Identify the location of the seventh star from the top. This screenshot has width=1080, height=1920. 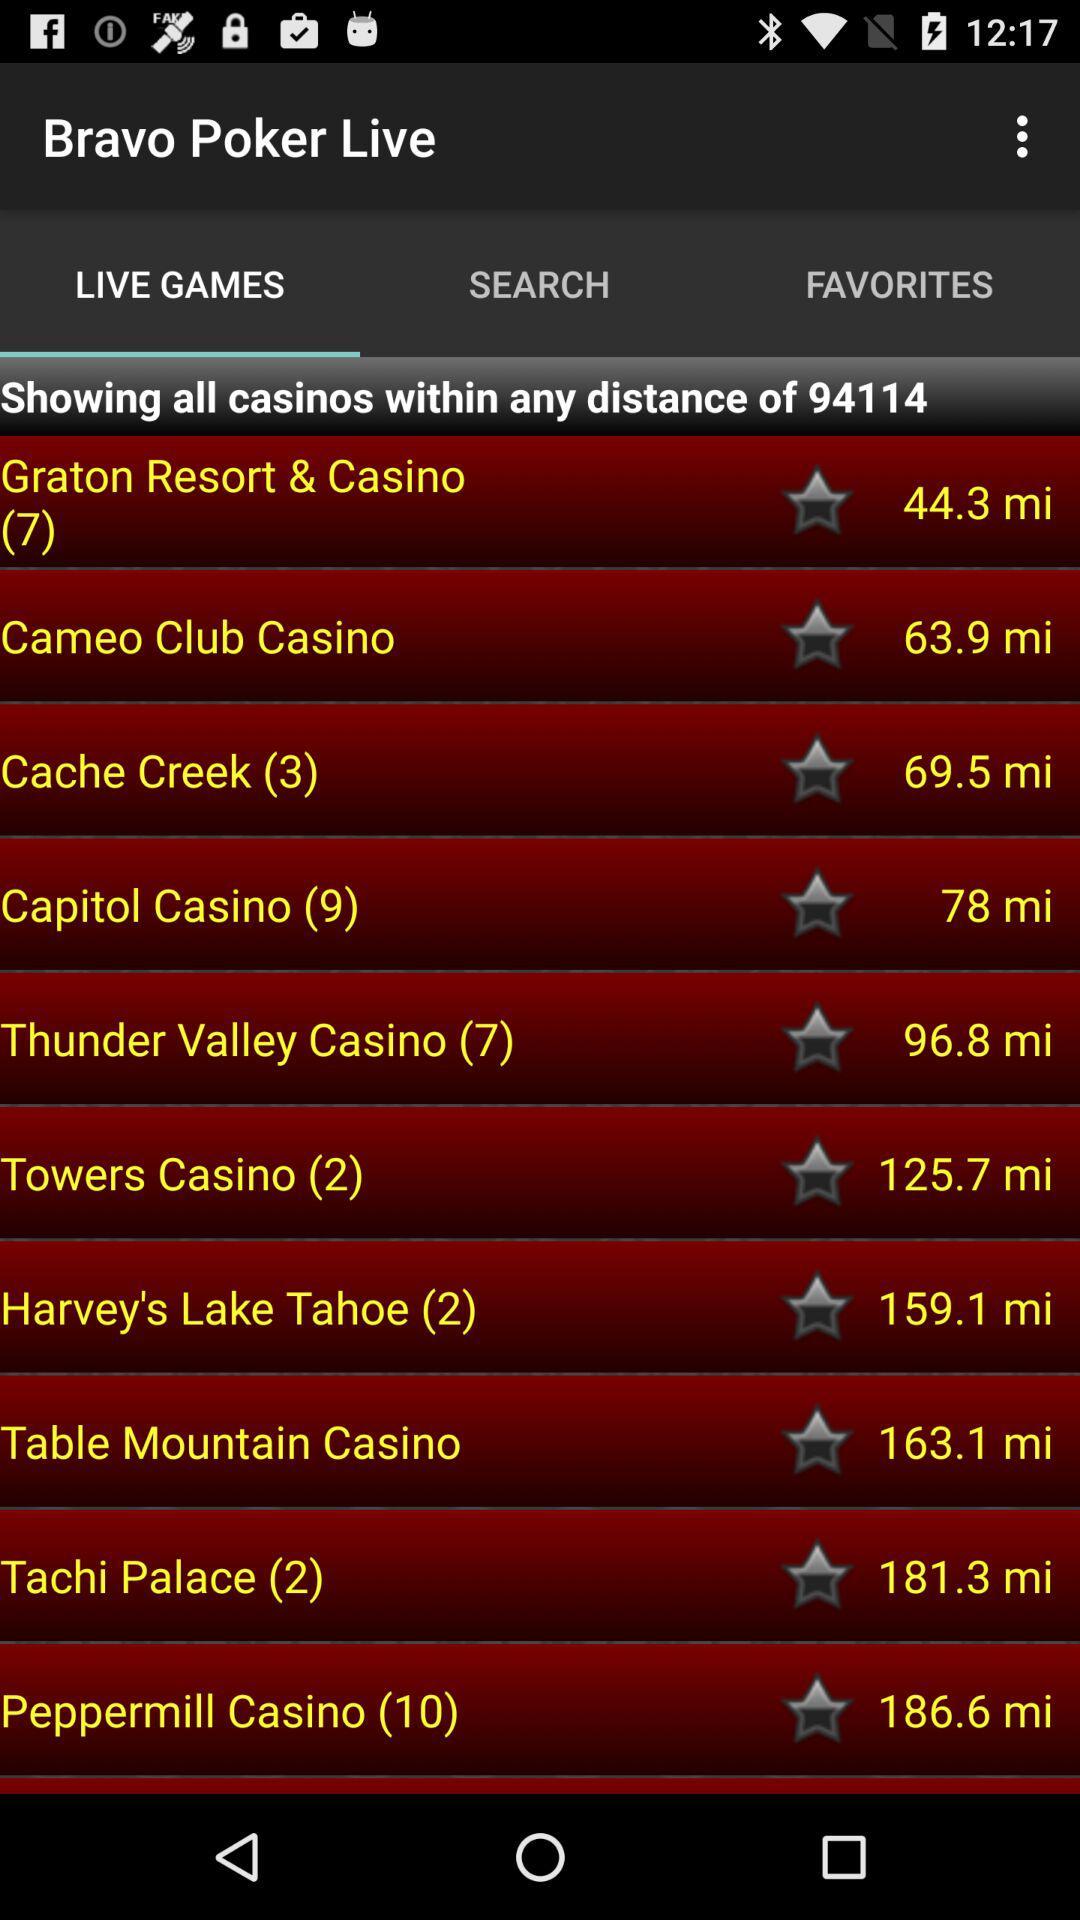
(817, 1306).